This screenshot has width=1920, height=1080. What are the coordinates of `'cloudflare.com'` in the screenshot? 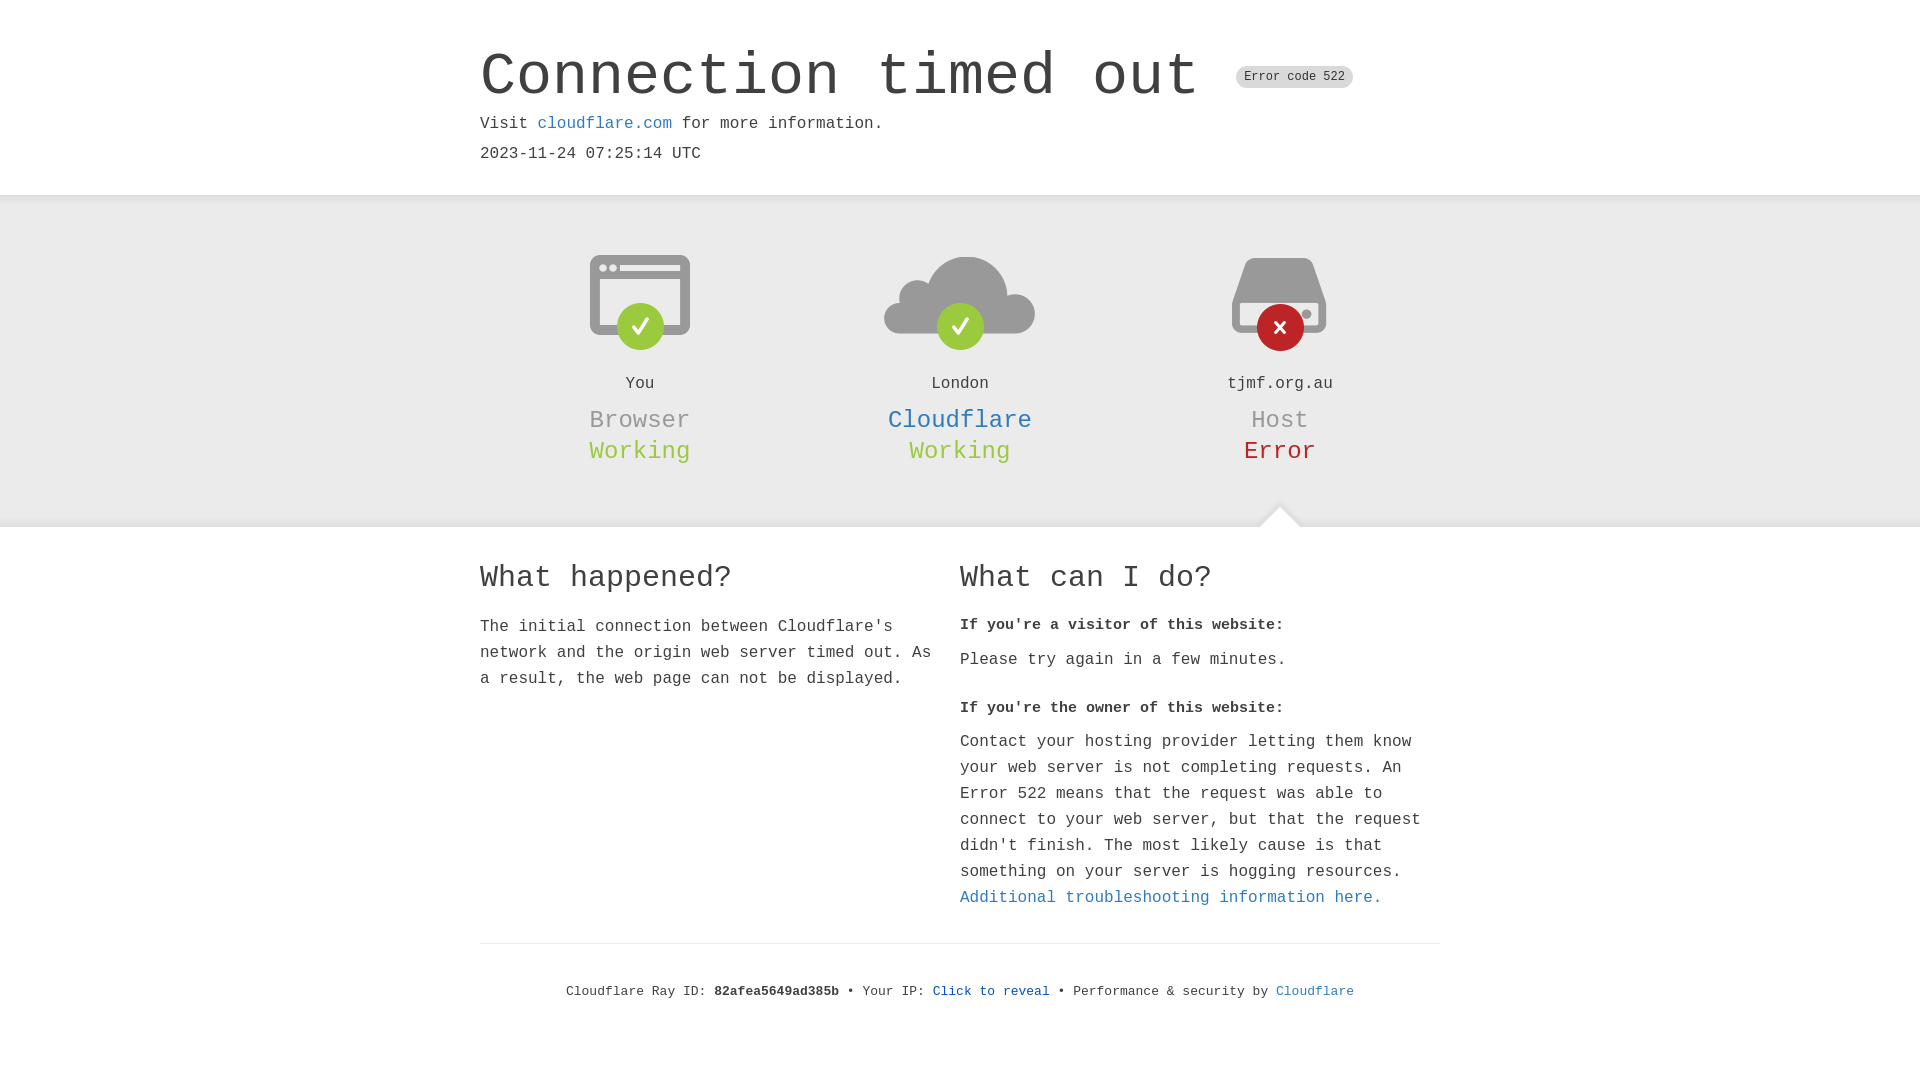 It's located at (603, 123).